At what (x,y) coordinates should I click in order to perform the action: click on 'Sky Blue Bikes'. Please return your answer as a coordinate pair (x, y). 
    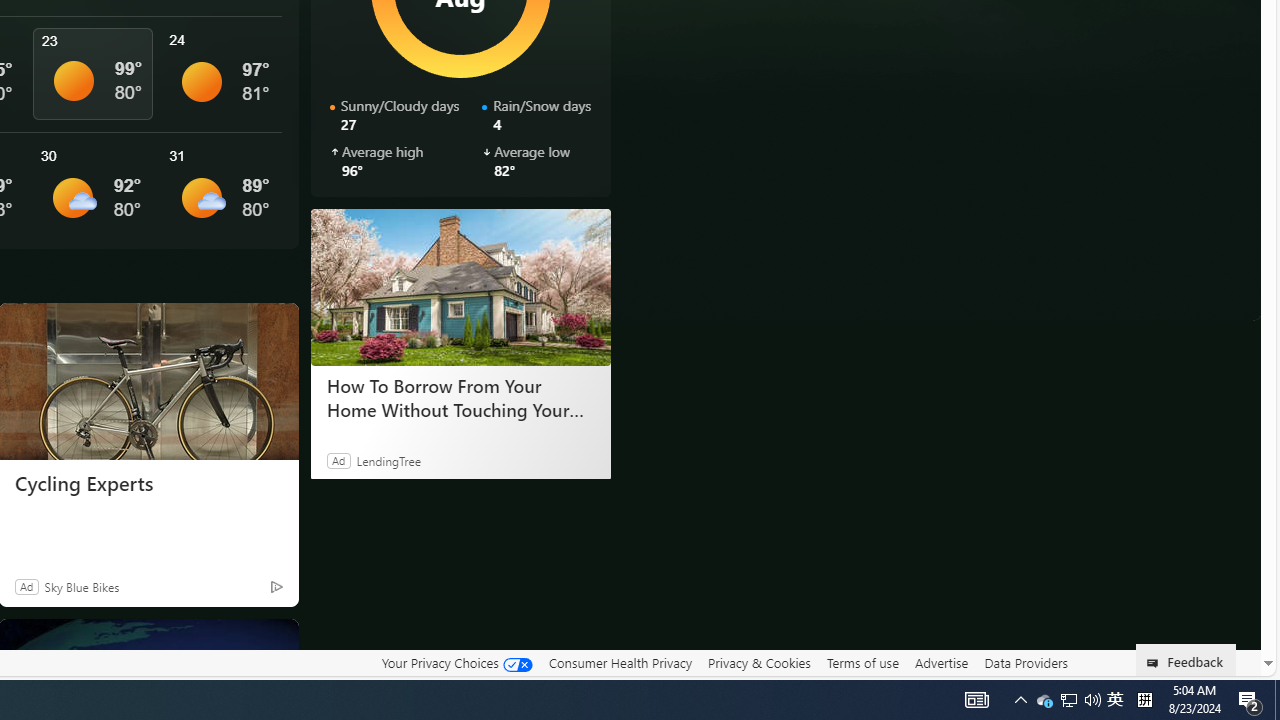
    Looking at the image, I should click on (80, 585).